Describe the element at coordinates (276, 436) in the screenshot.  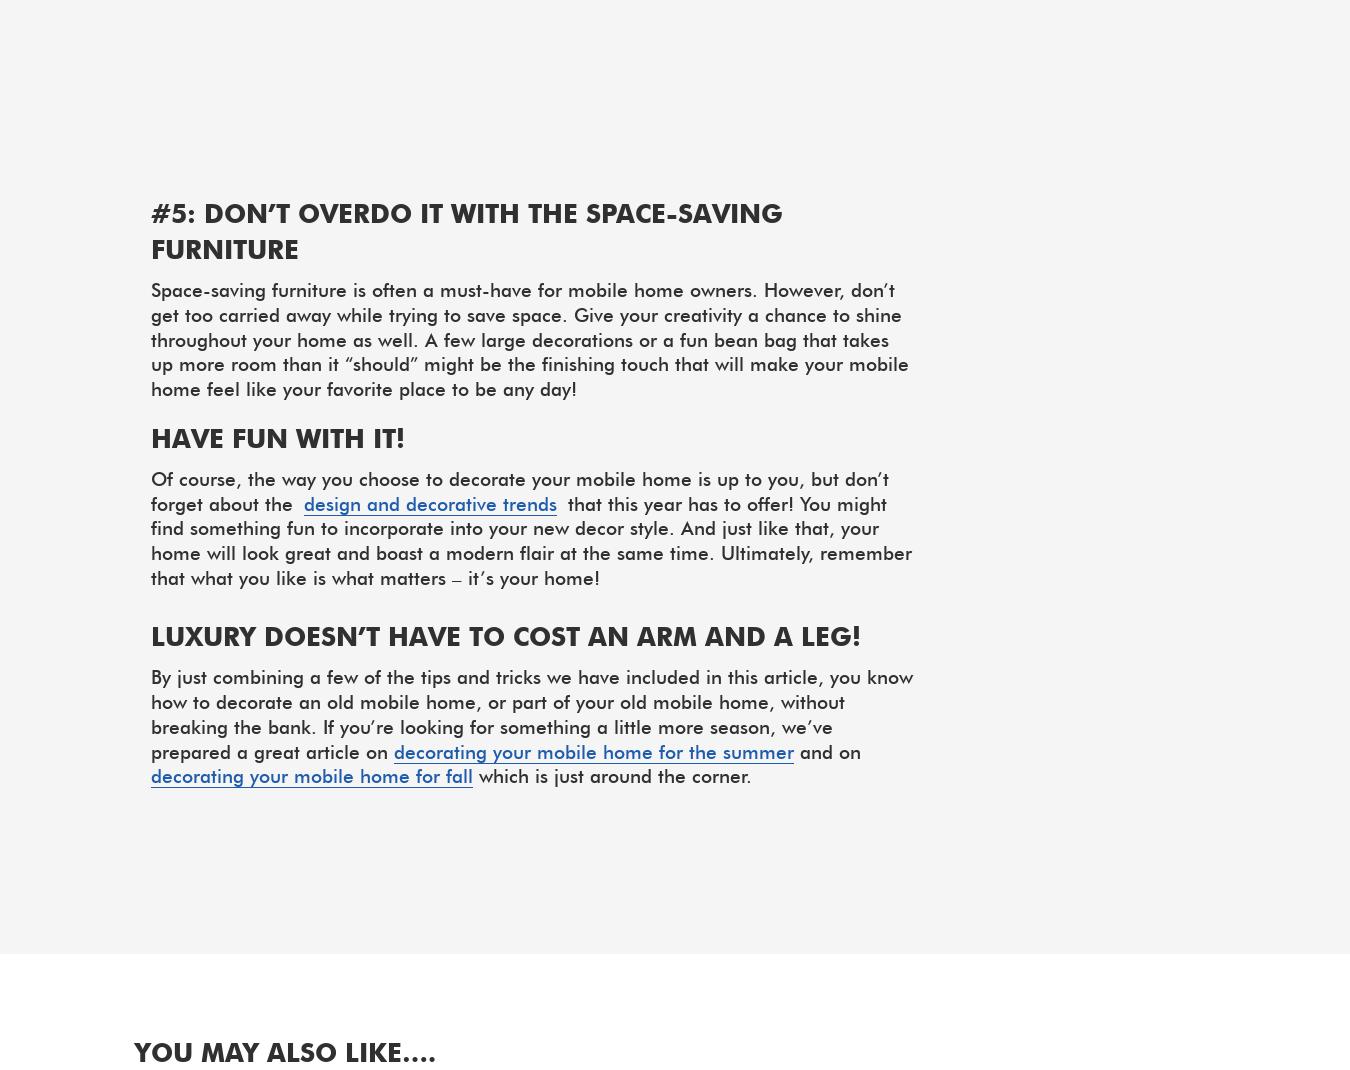
I see `'HAVE FUN WITH IT!'` at that location.